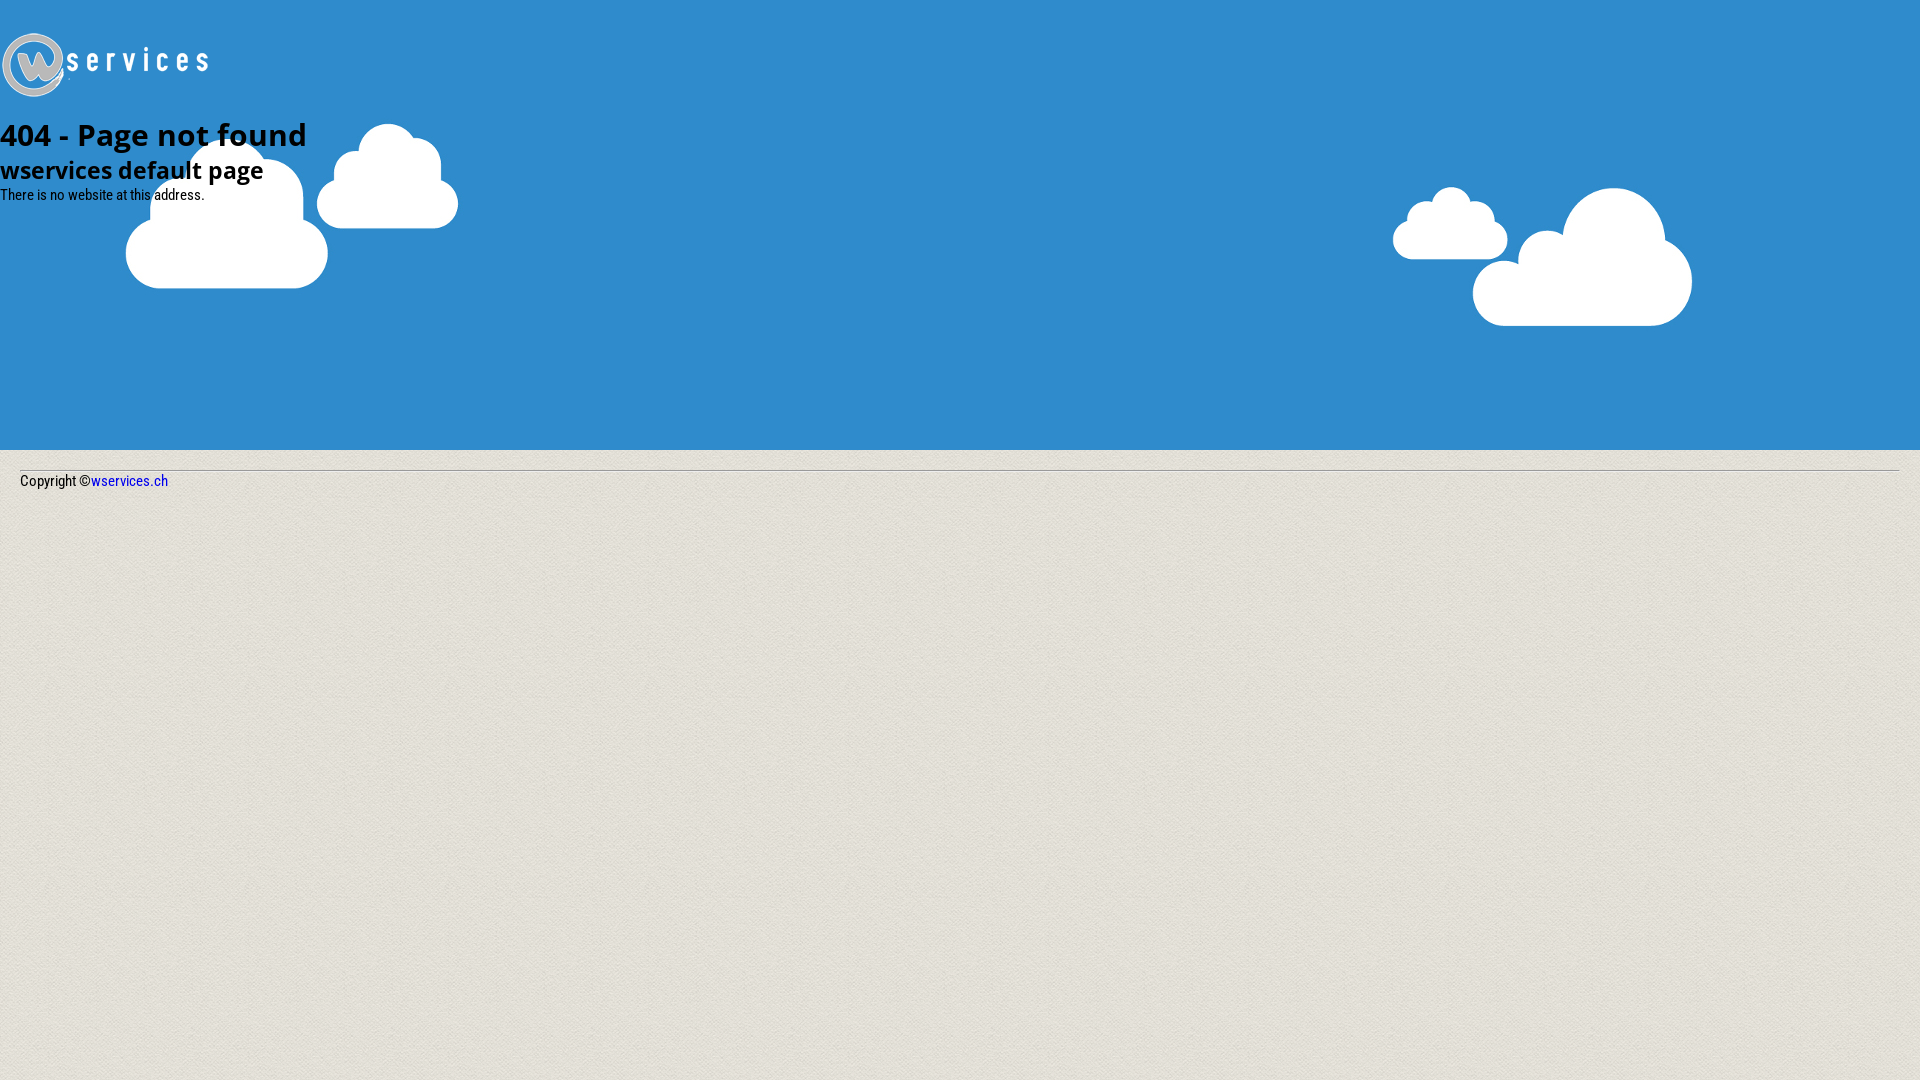 The width and height of the screenshot is (1920, 1080). I want to click on 'wservices.ch', so click(128, 481).